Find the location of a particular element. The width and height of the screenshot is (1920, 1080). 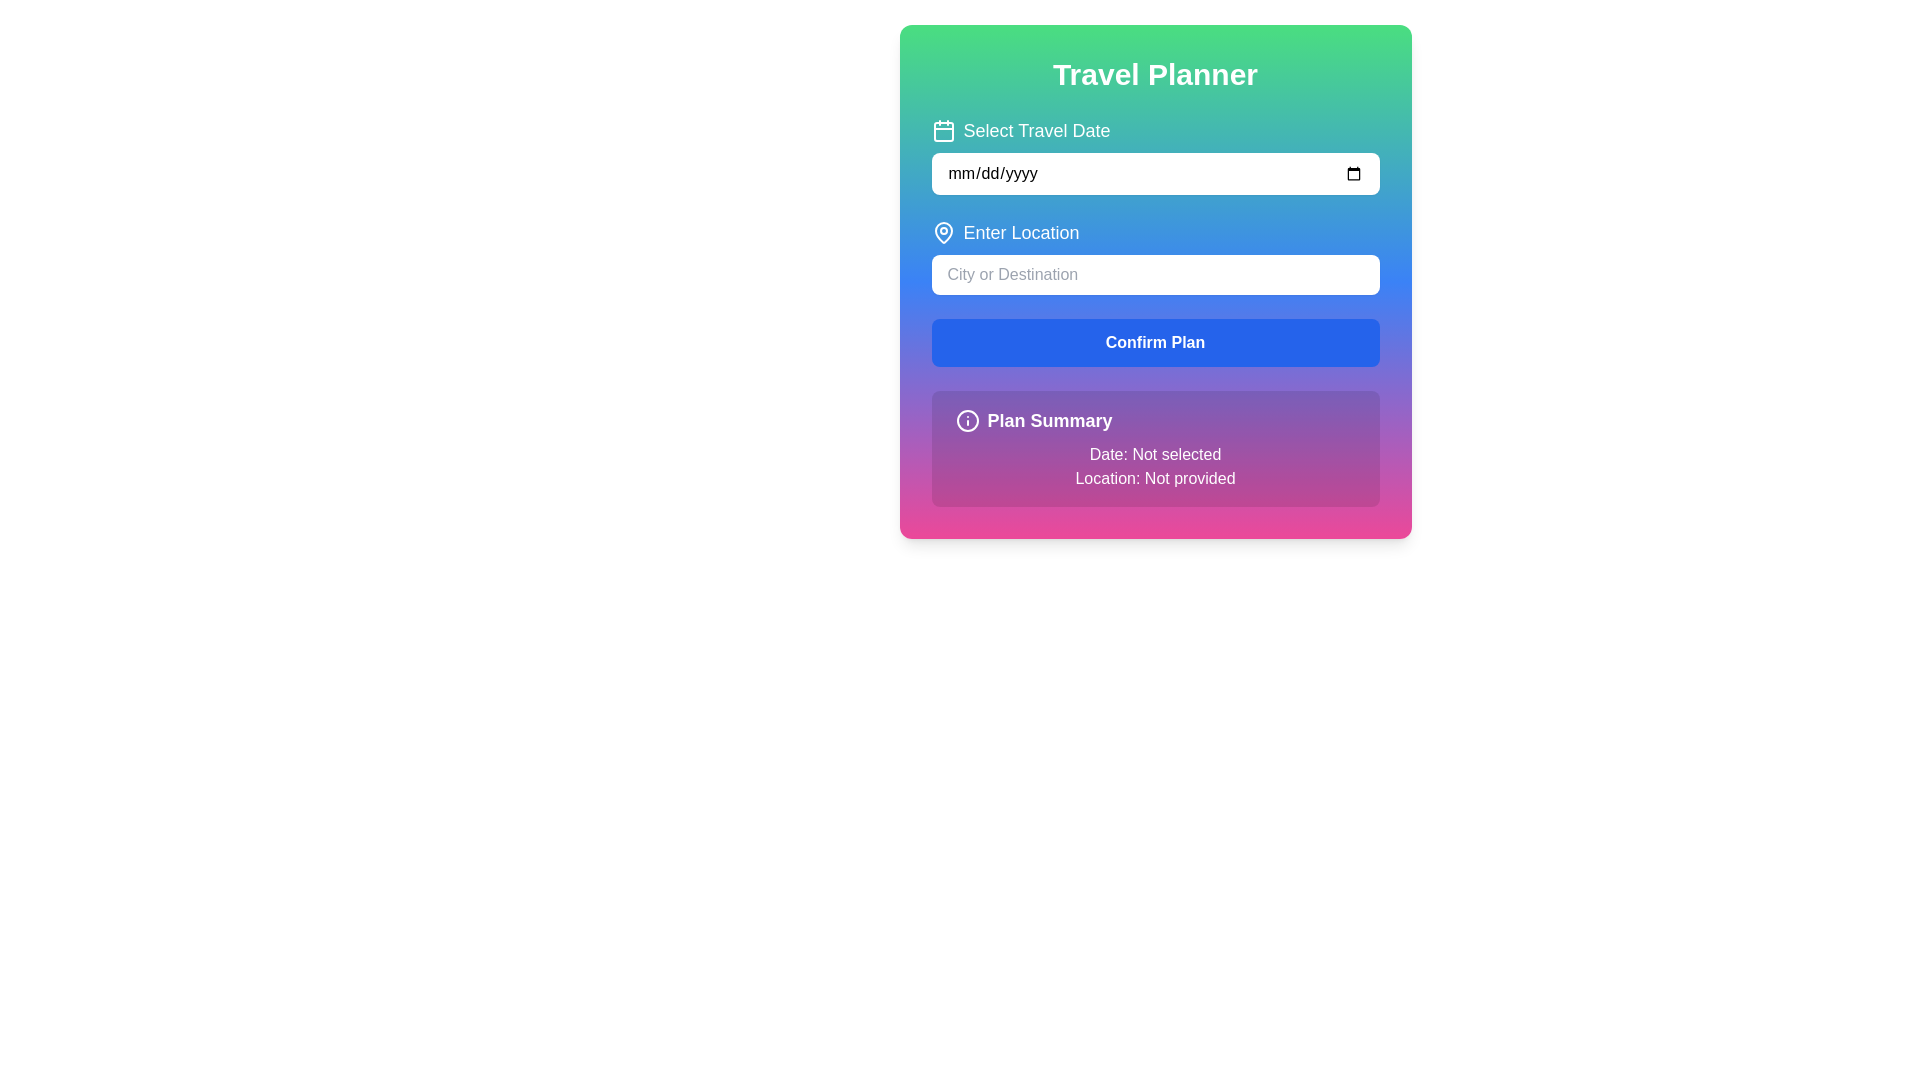

the map pin icon located to the left of the 'Enter Location' text, which serves as a visual cue for location input is located at coordinates (942, 231).